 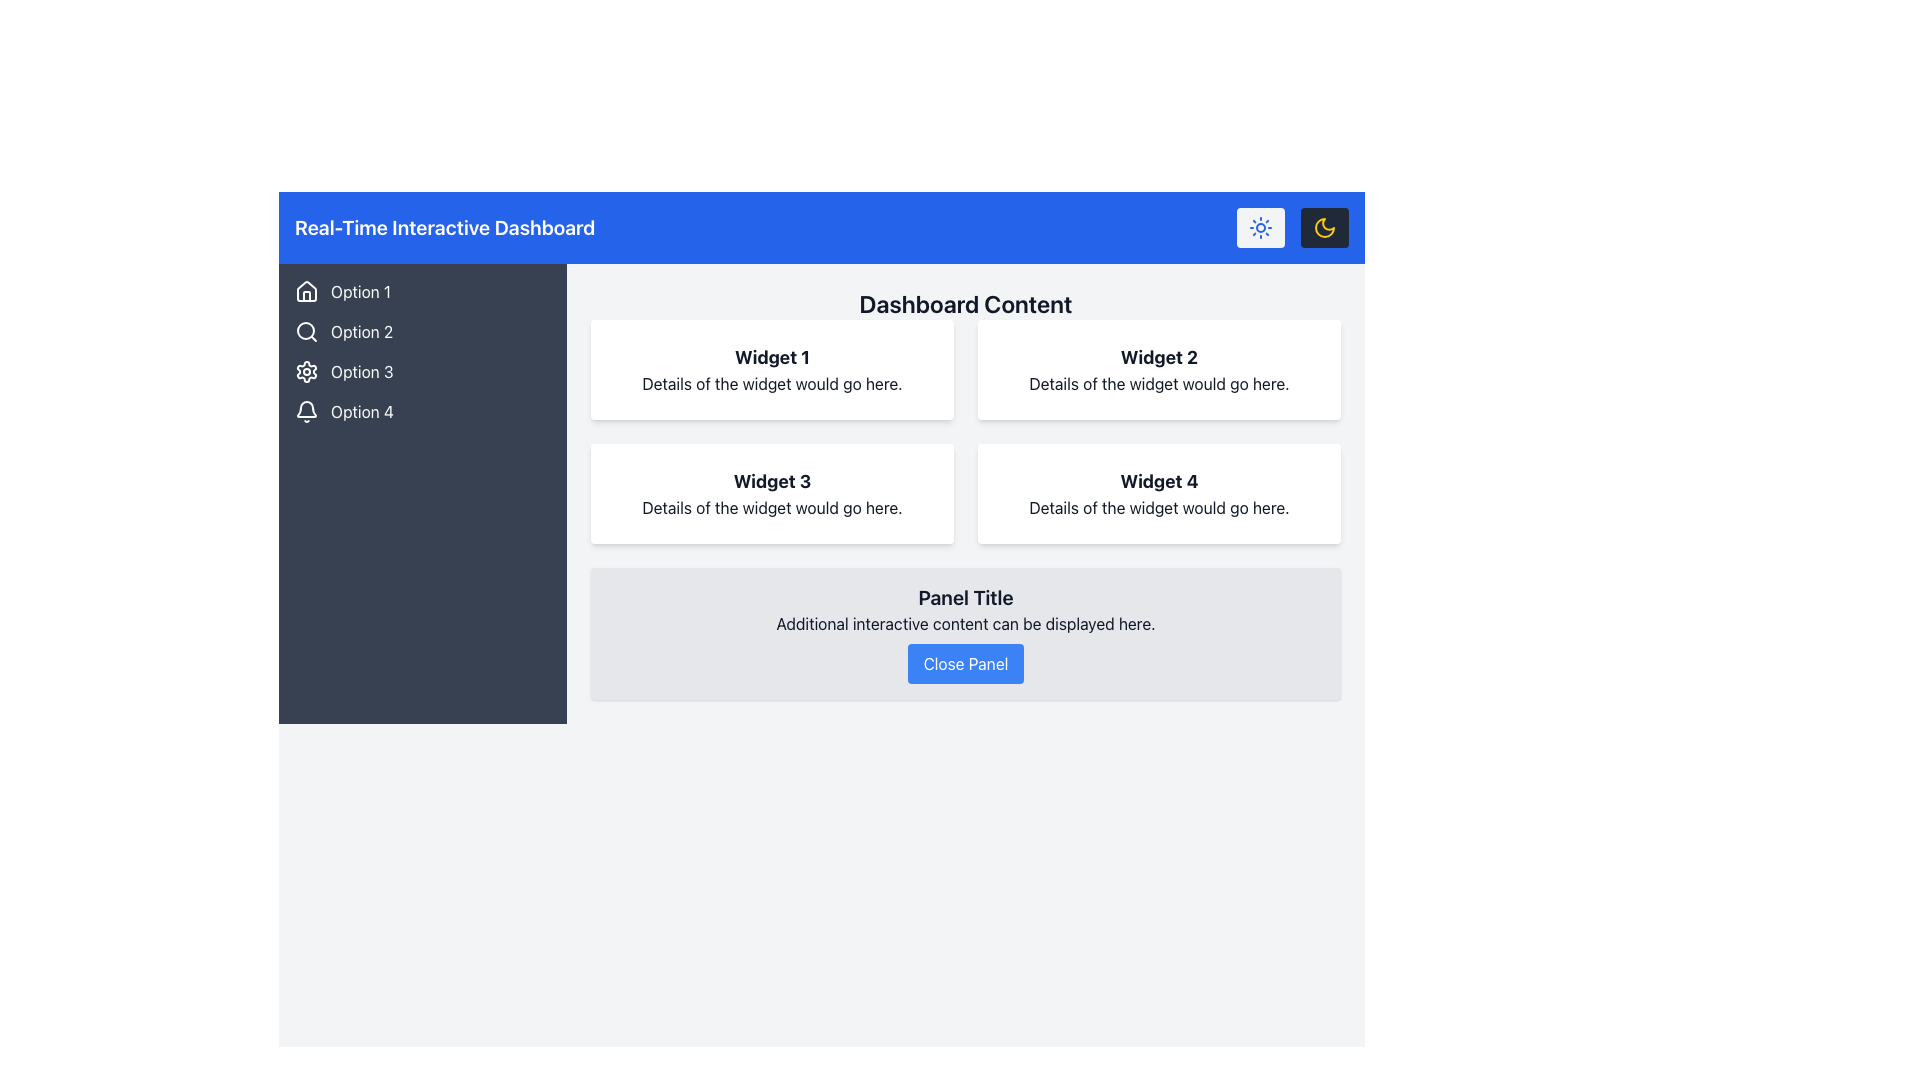 I want to click on the text label that reads 'Widget 3', which is formatted in a bold and large font and positioned at the top of the panel with a white background, so click(x=771, y=482).